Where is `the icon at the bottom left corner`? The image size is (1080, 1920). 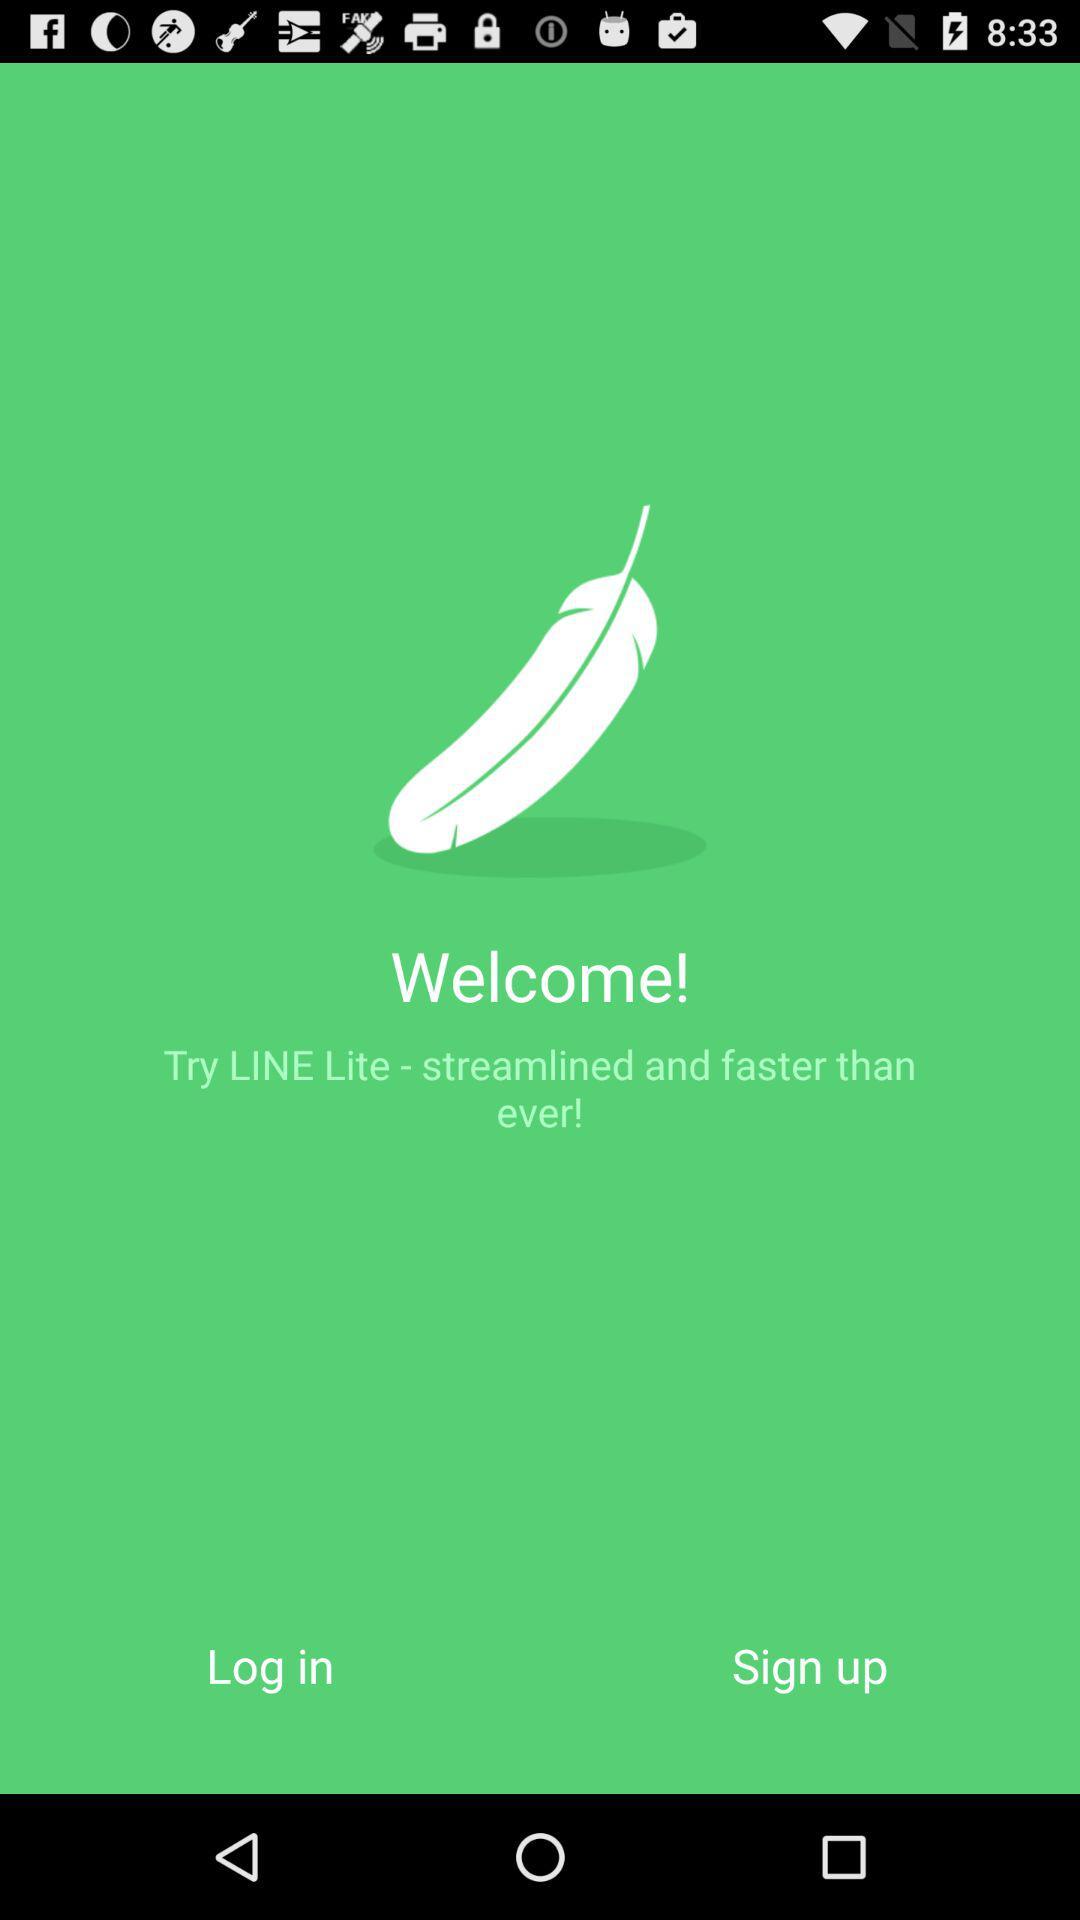 the icon at the bottom left corner is located at coordinates (270, 1665).